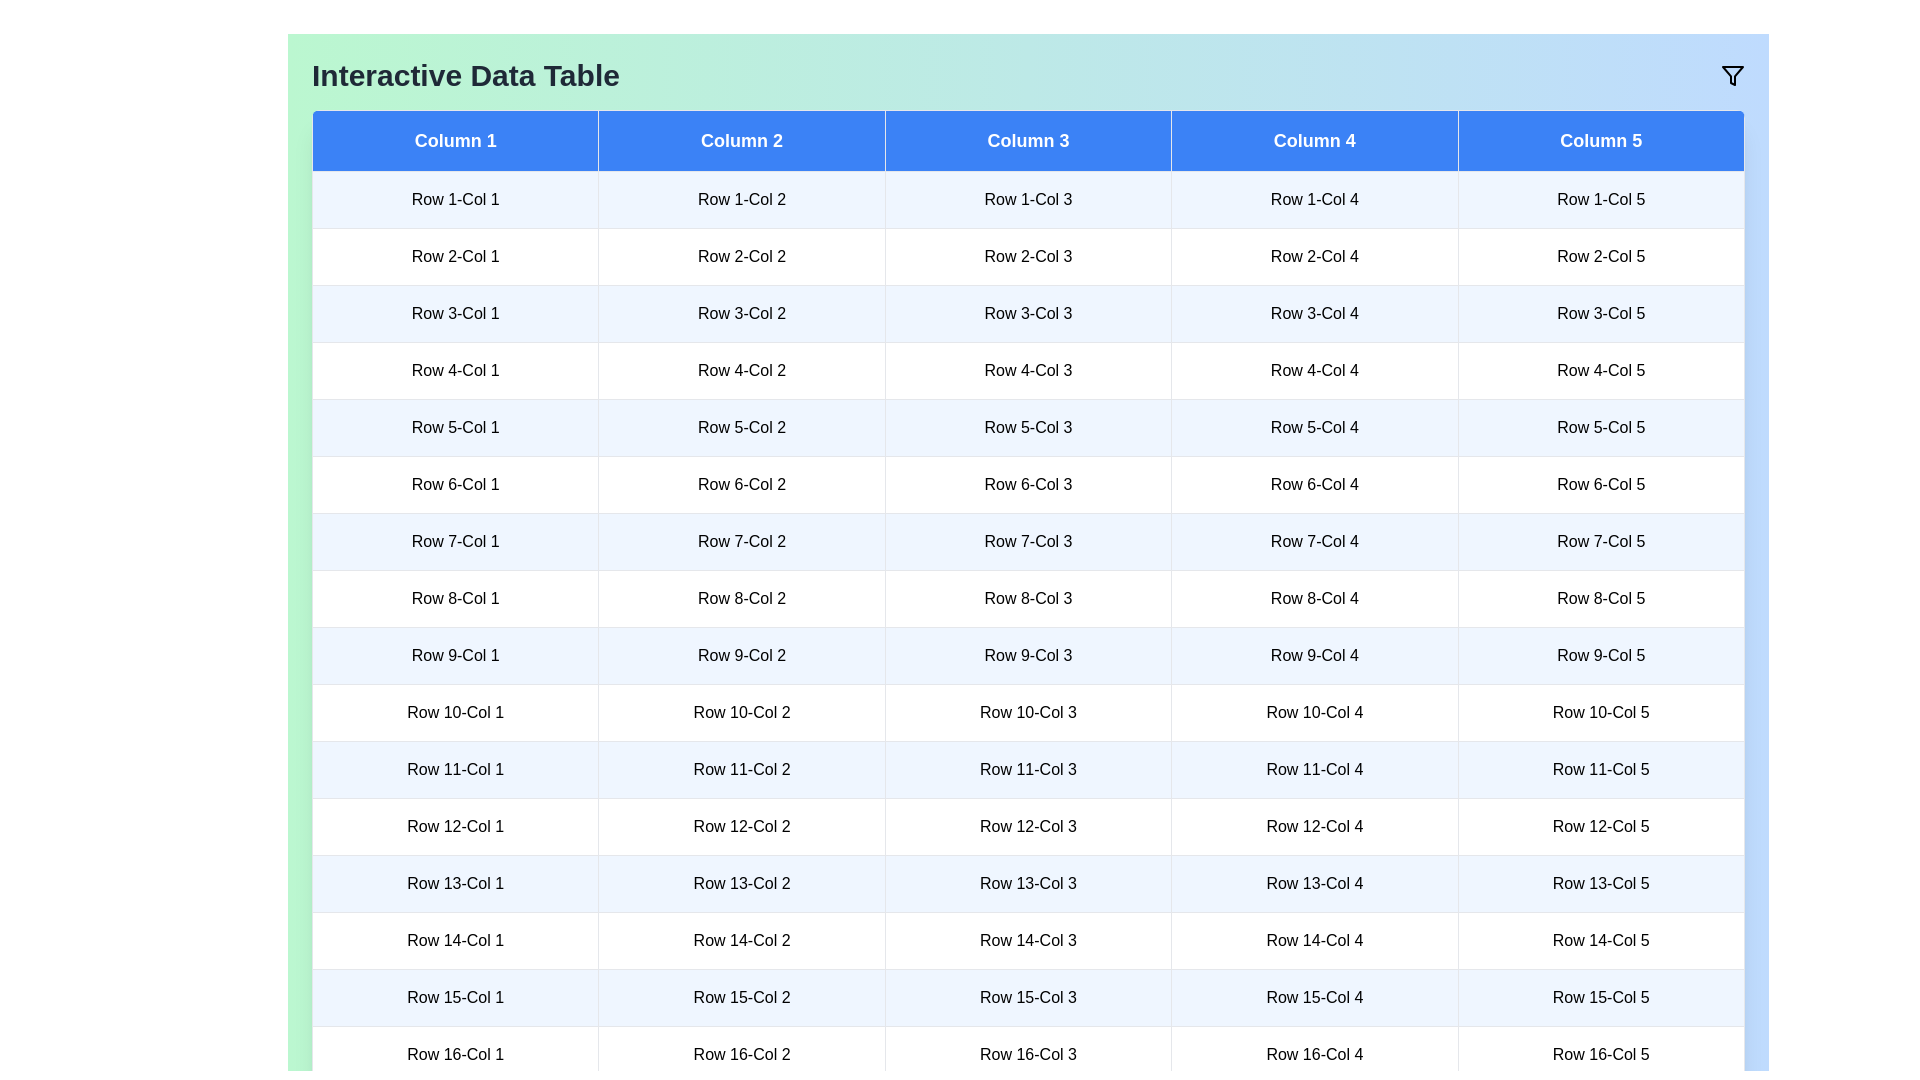  What do you see at coordinates (1731, 75) in the screenshot?
I see `the filter icon to open filtering options` at bounding box center [1731, 75].